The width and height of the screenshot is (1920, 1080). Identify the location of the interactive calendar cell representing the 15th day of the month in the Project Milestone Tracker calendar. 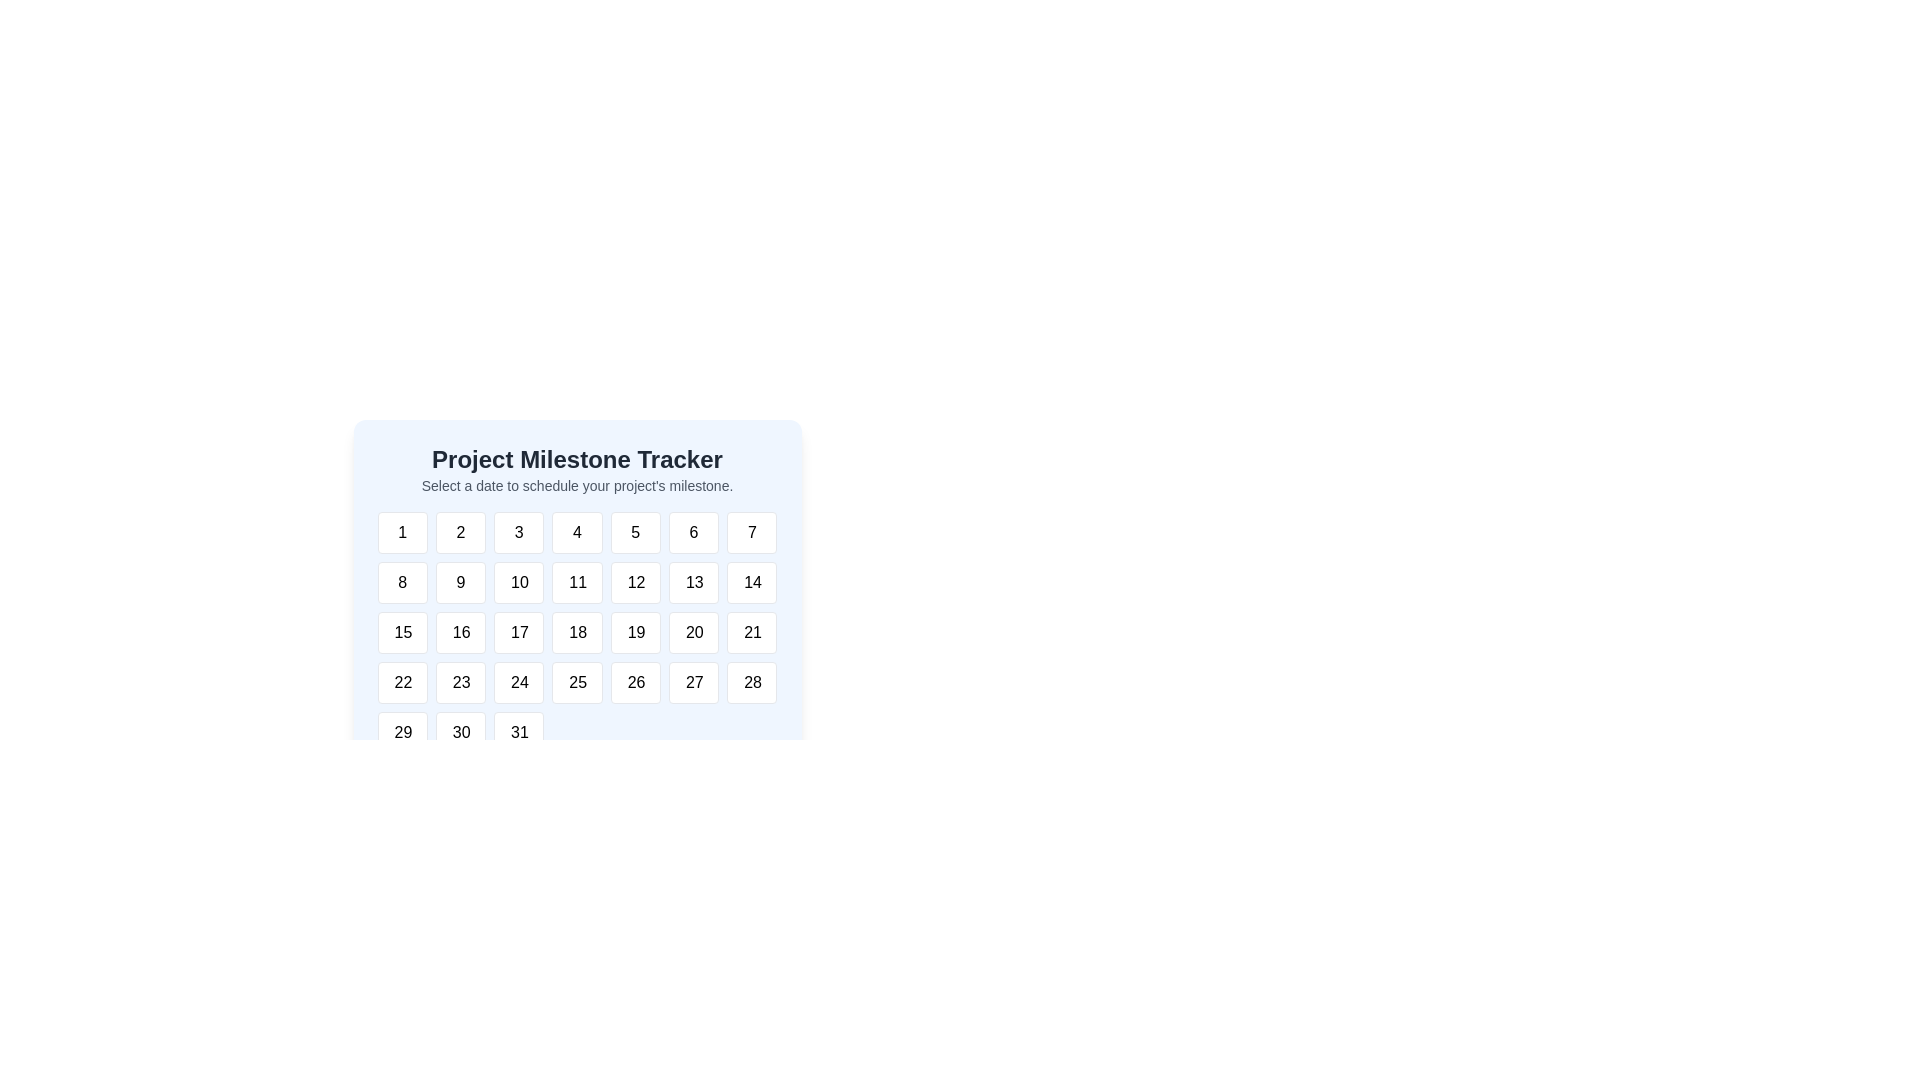
(401, 632).